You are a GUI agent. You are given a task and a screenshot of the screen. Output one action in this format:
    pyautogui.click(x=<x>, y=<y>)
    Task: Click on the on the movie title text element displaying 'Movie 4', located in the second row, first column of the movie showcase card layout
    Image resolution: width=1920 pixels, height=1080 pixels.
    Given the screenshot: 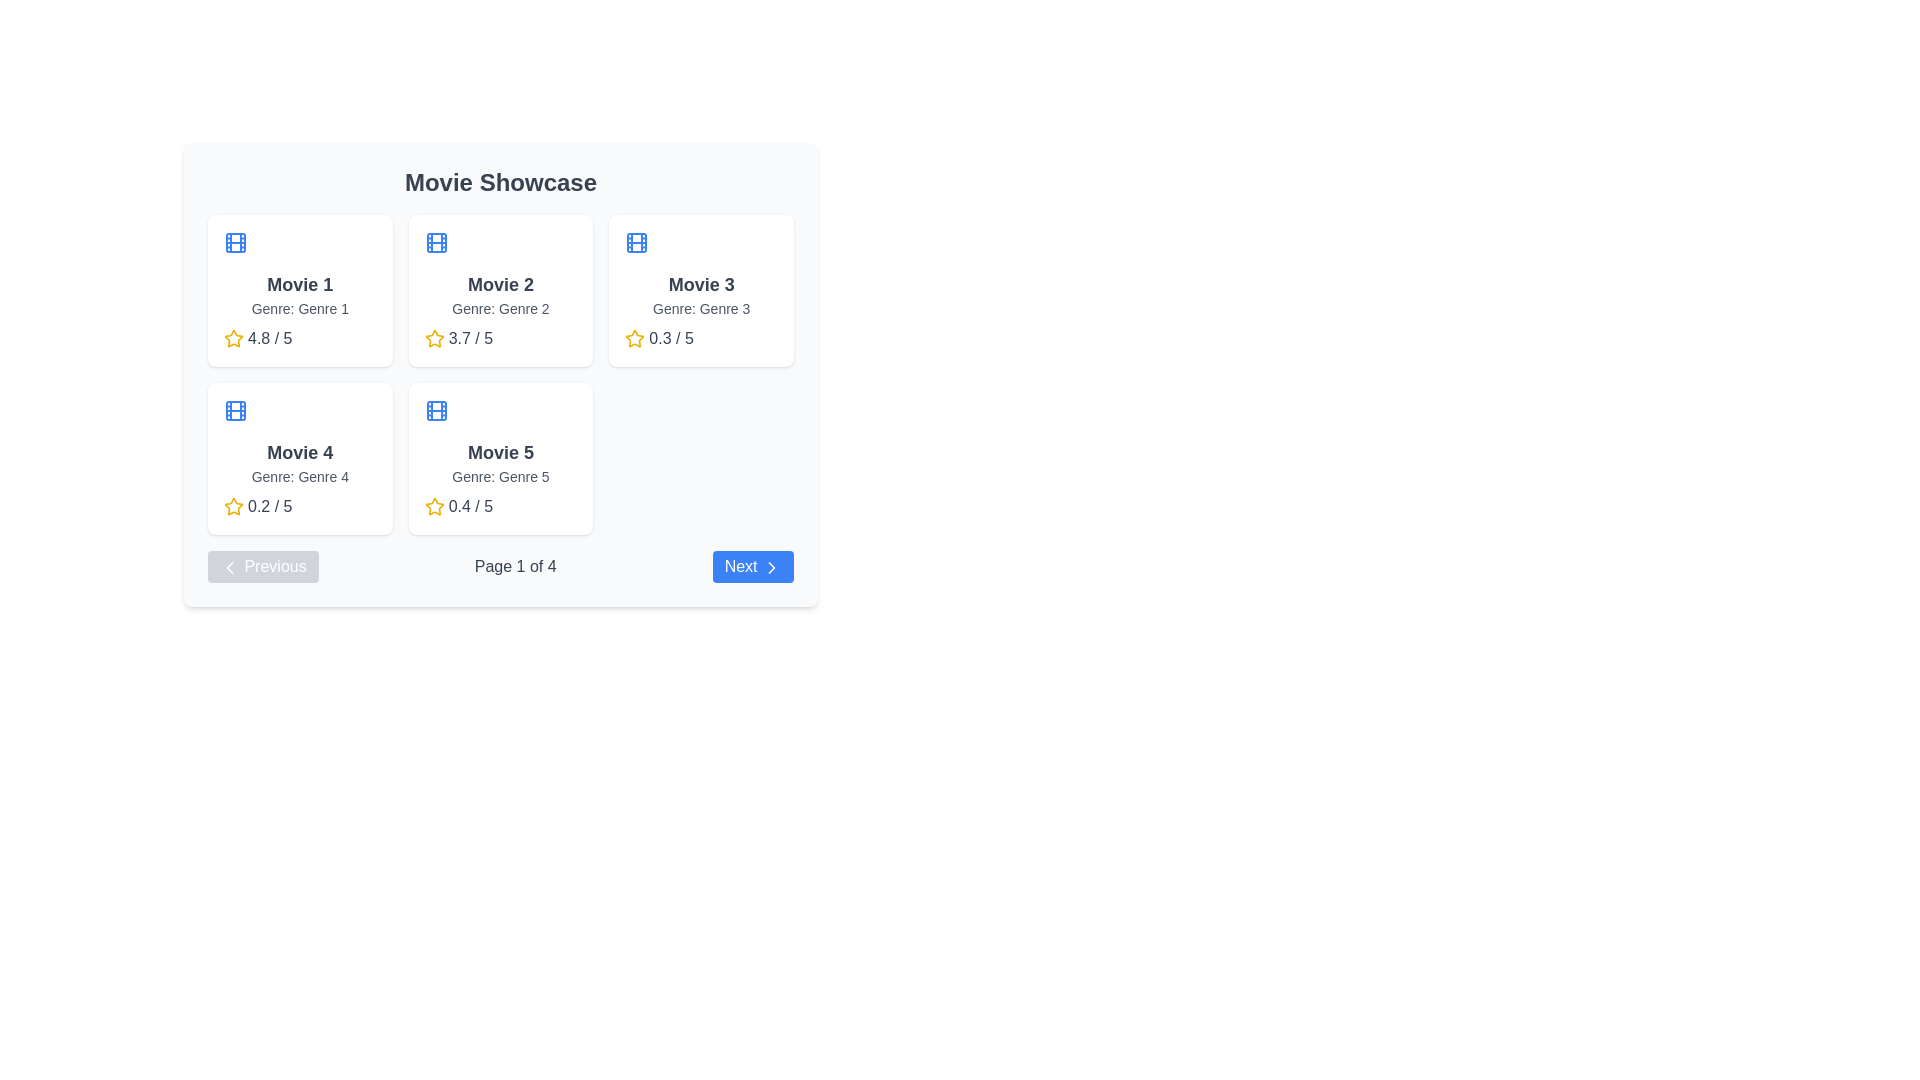 What is the action you would take?
    pyautogui.click(x=299, y=452)
    